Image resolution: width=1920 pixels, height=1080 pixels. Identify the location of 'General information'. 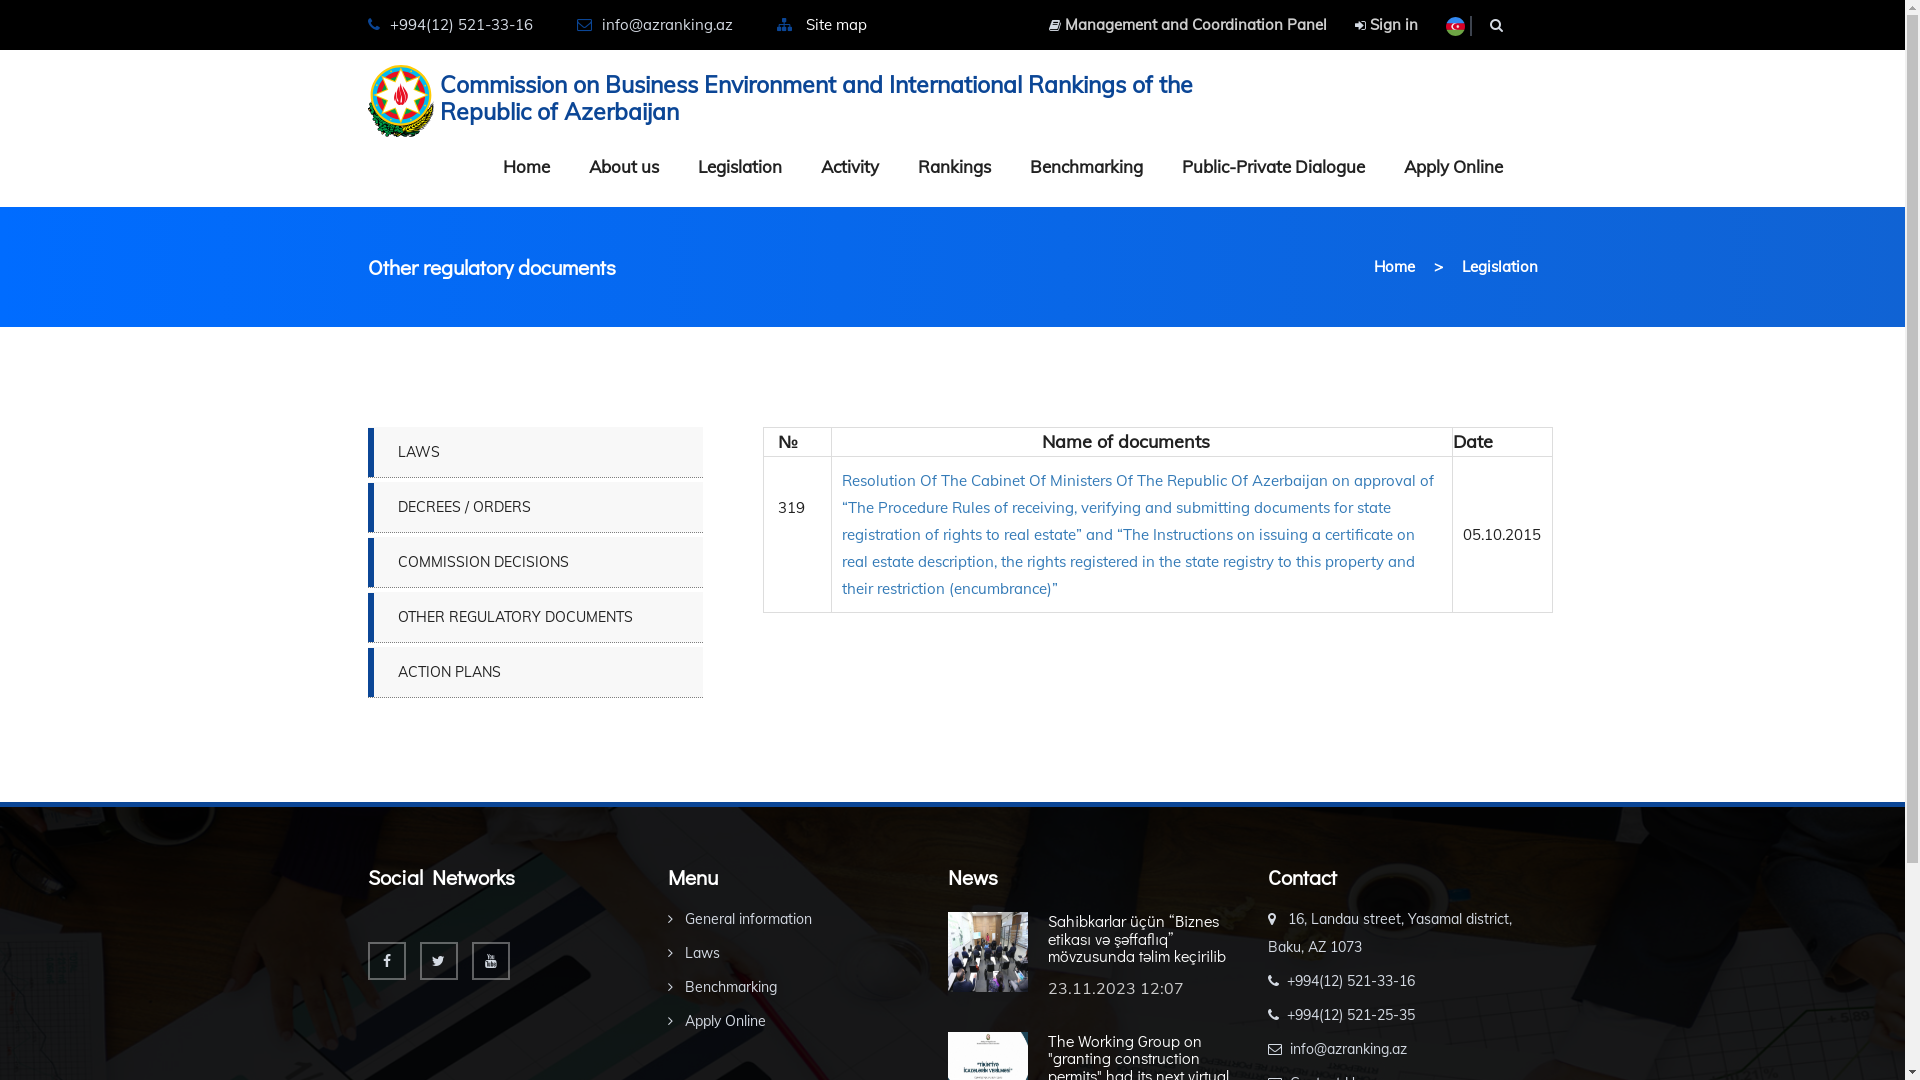
(738, 918).